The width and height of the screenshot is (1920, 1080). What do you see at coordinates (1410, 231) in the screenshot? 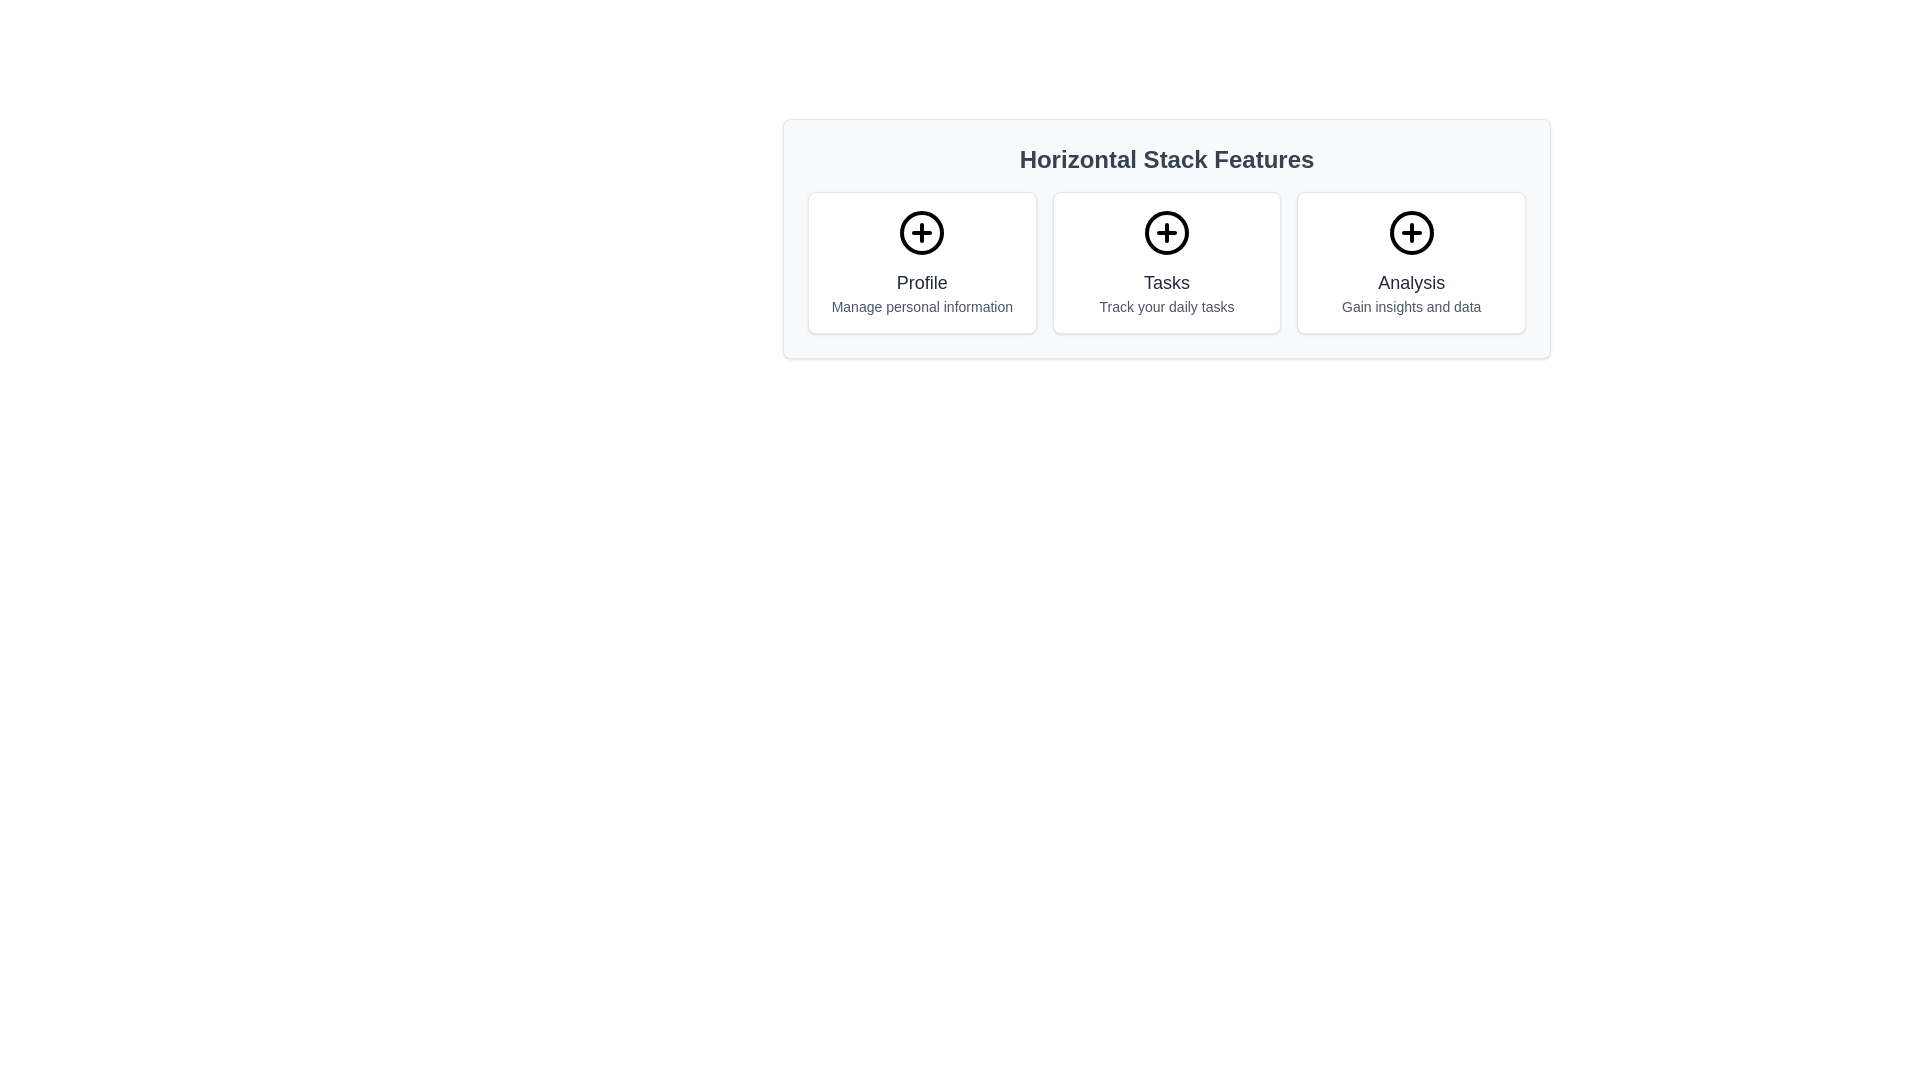
I see `the interactive icon for the 'Analysis' card, which is located at the top center above the text elements 'Analysis' and 'Gain insights and data'` at bounding box center [1410, 231].